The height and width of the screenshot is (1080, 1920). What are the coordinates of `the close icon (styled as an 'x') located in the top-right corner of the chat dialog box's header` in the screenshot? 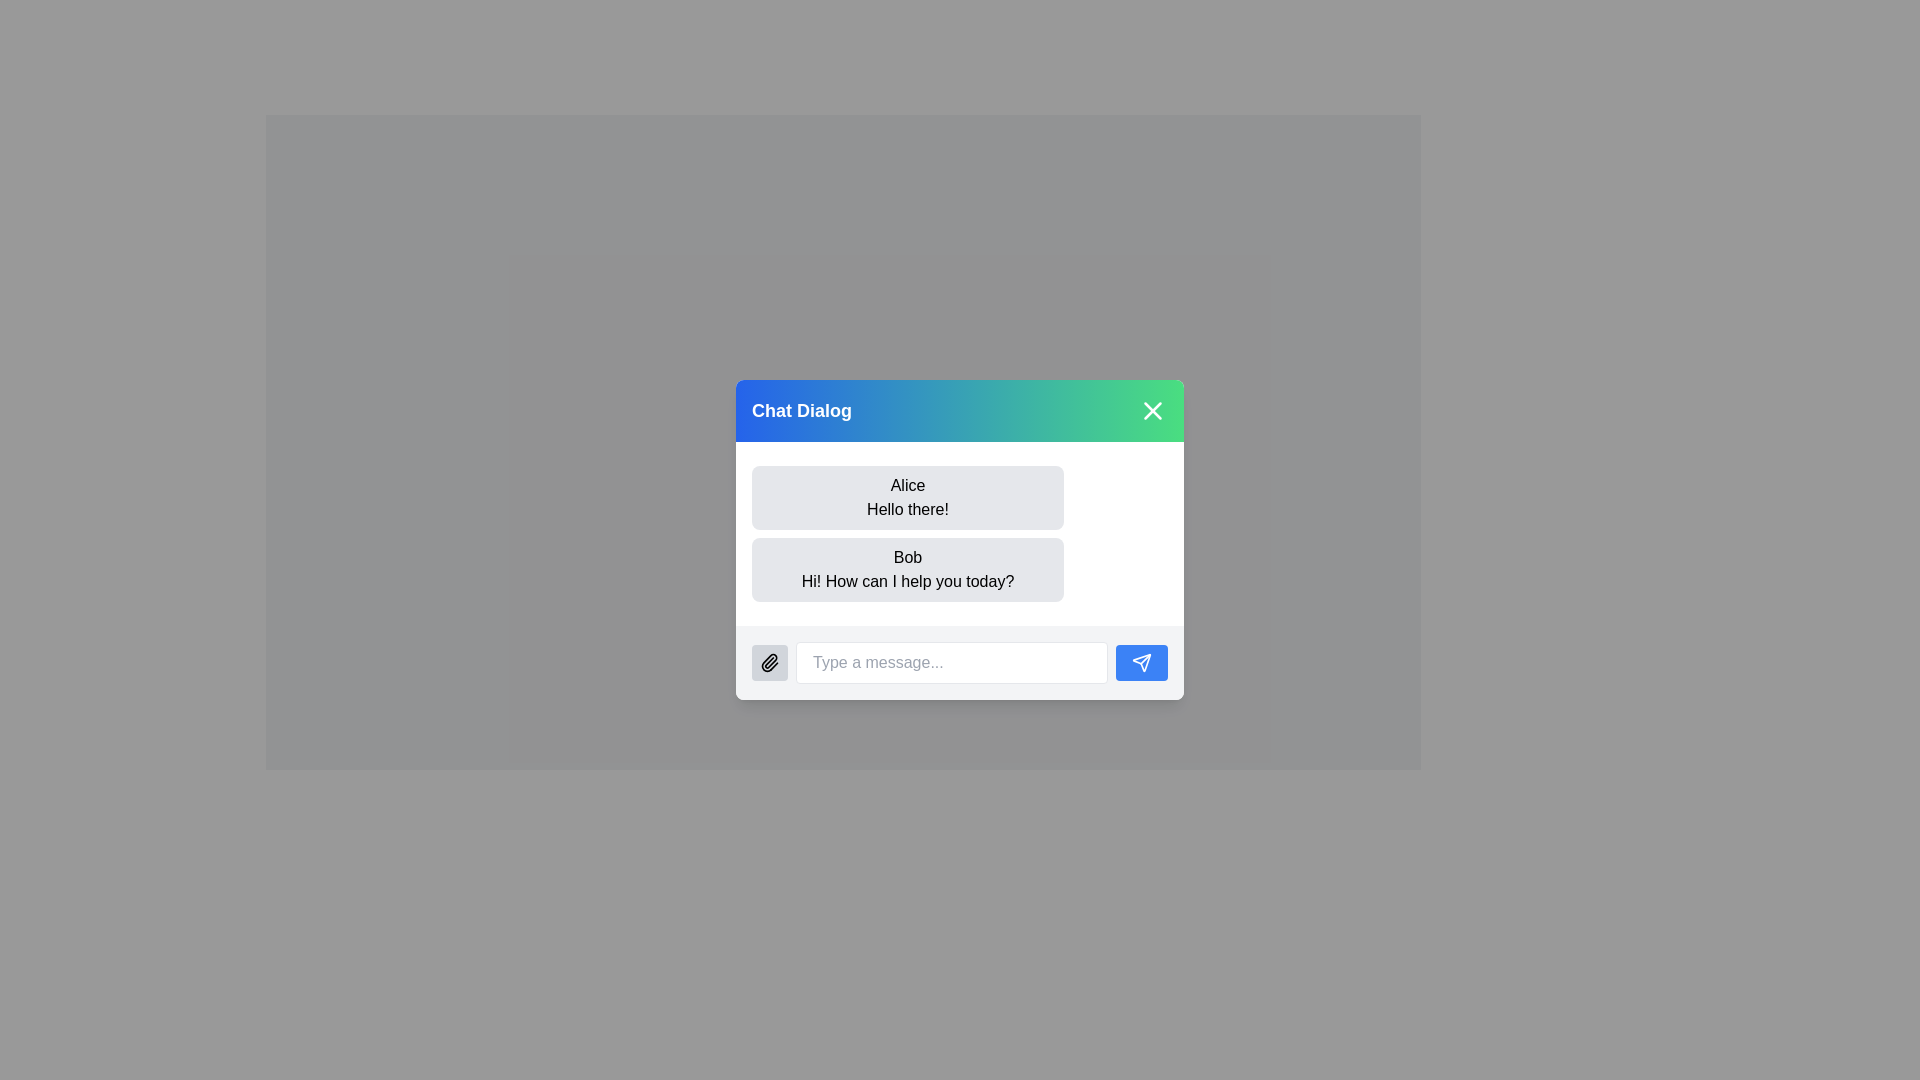 It's located at (1152, 410).